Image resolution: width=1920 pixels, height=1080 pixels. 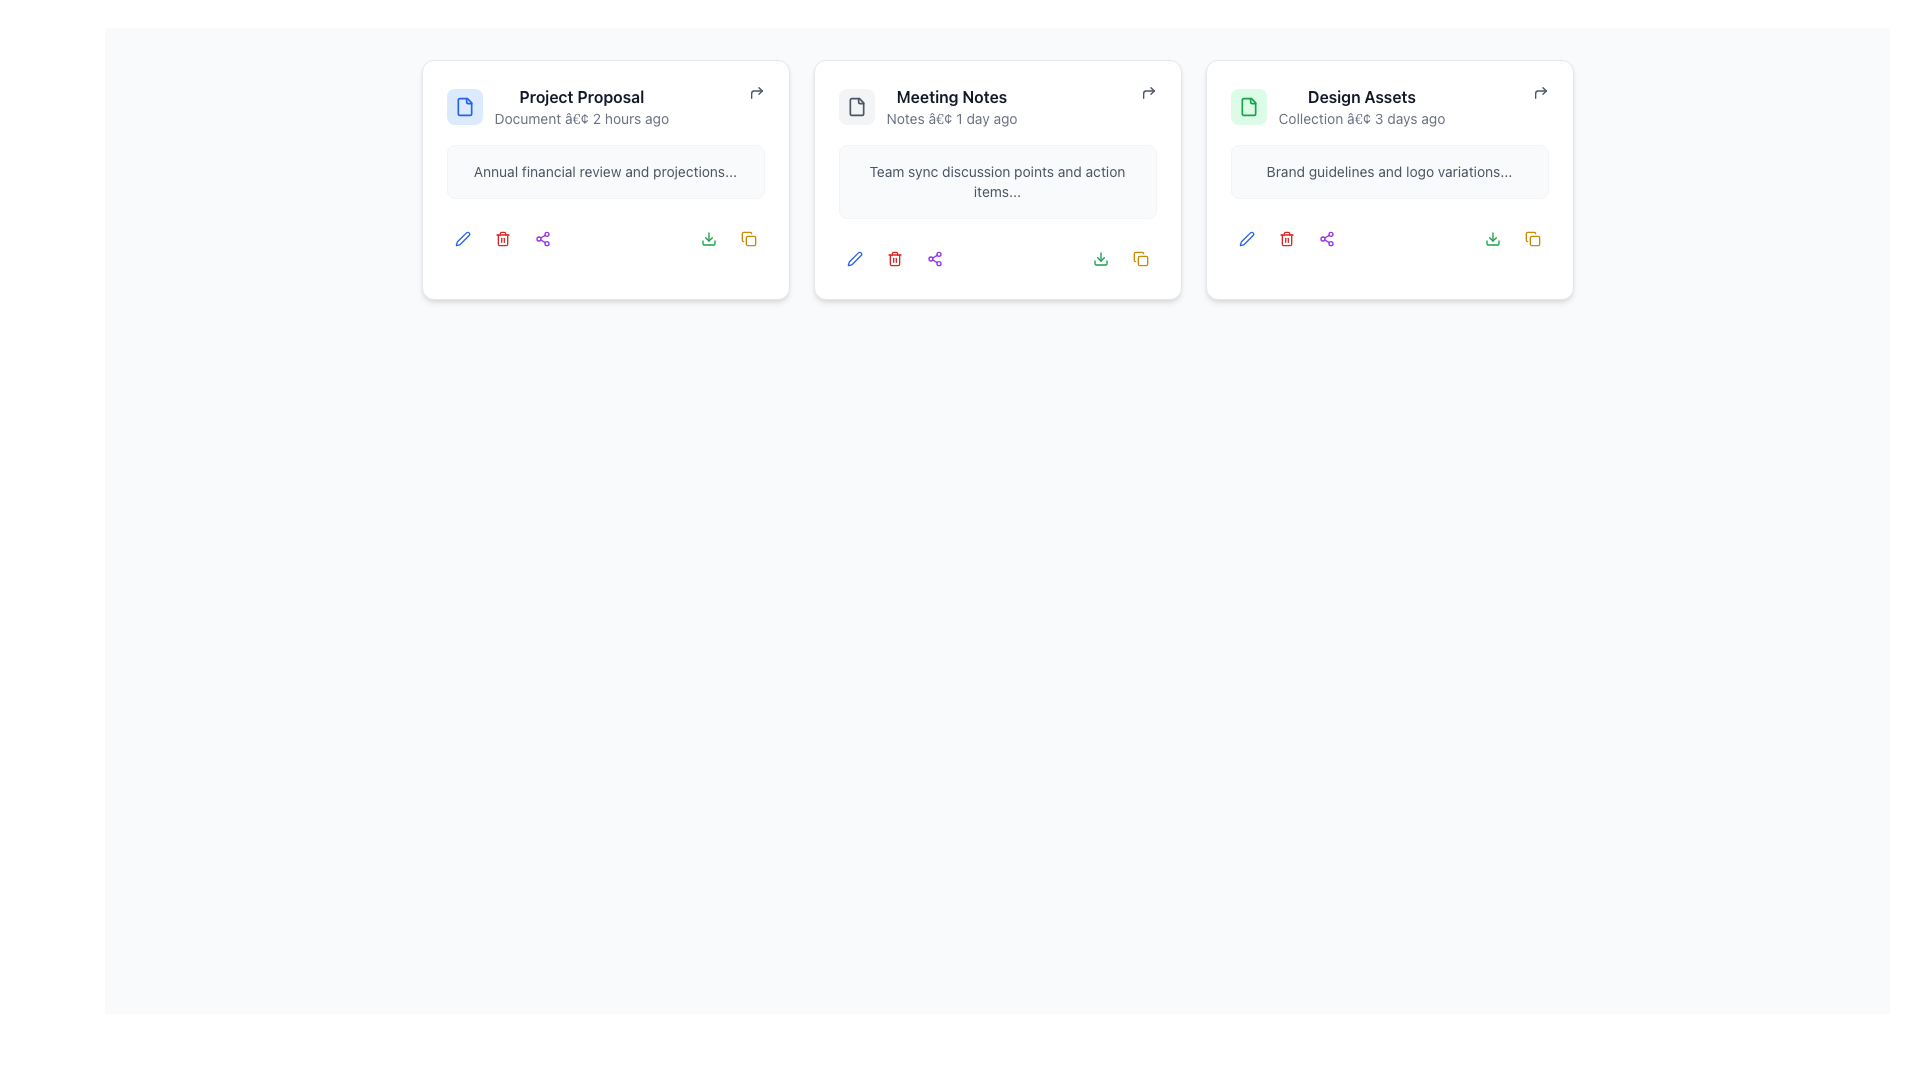 I want to click on the document icon with rounded corners located at the top-left corner of the 'Design Assets' card, next to its title 'Design Assets', so click(x=1247, y=107).